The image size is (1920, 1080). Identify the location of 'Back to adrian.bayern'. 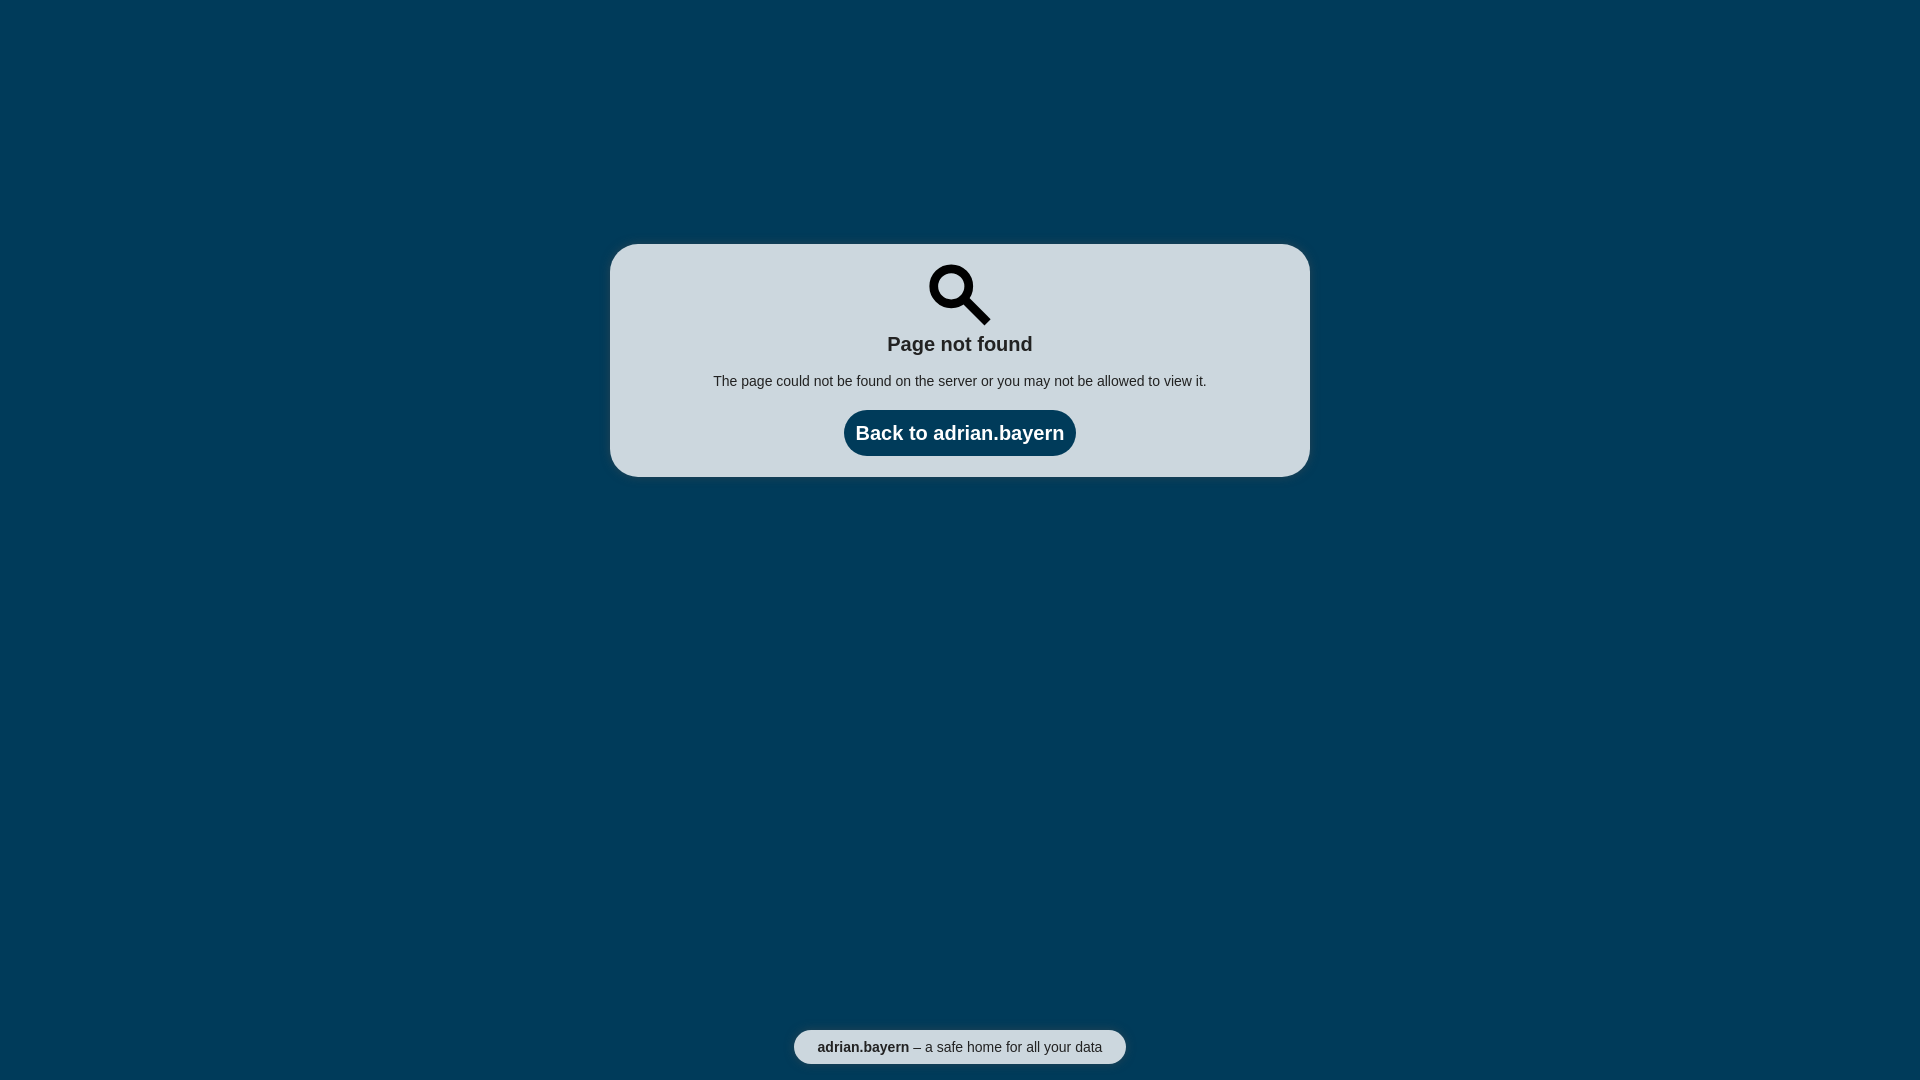
(960, 431).